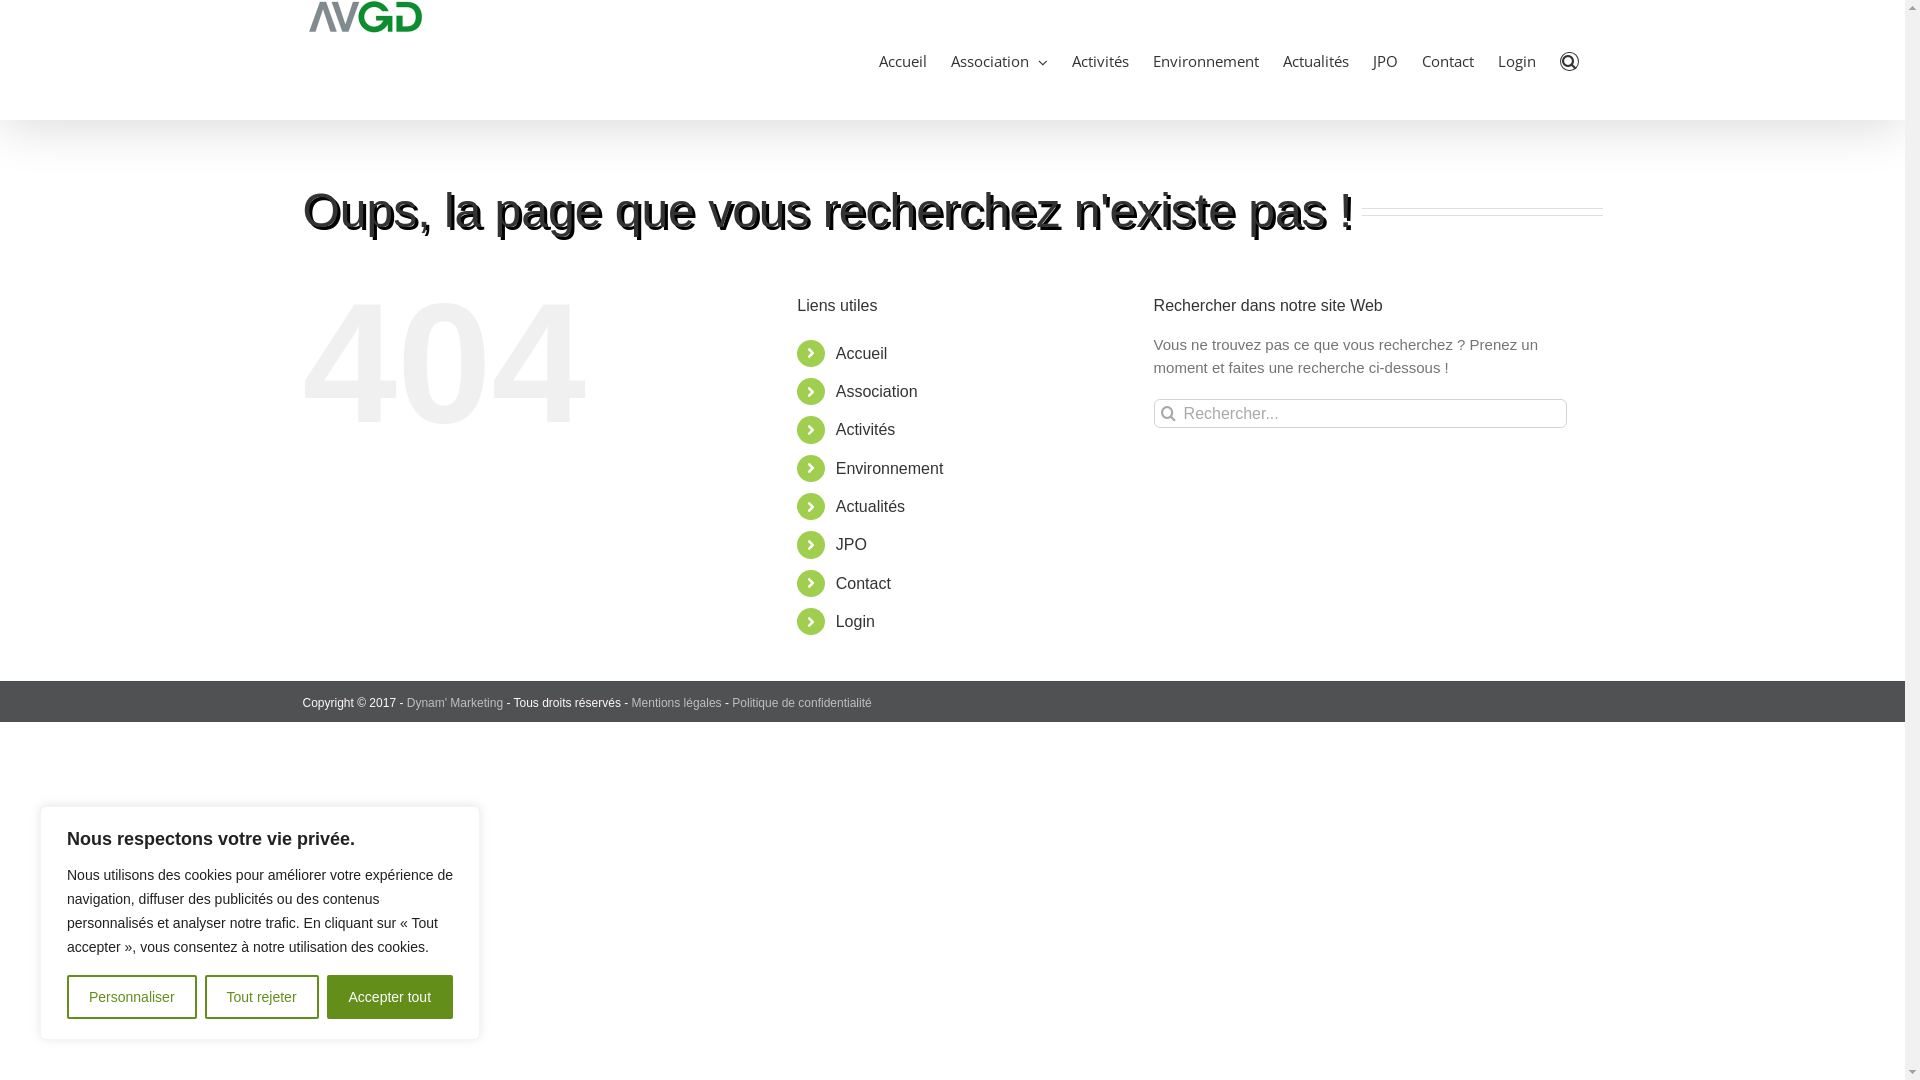 The width and height of the screenshot is (1920, 1080). I want to click on 'Association', so click(877, 391).